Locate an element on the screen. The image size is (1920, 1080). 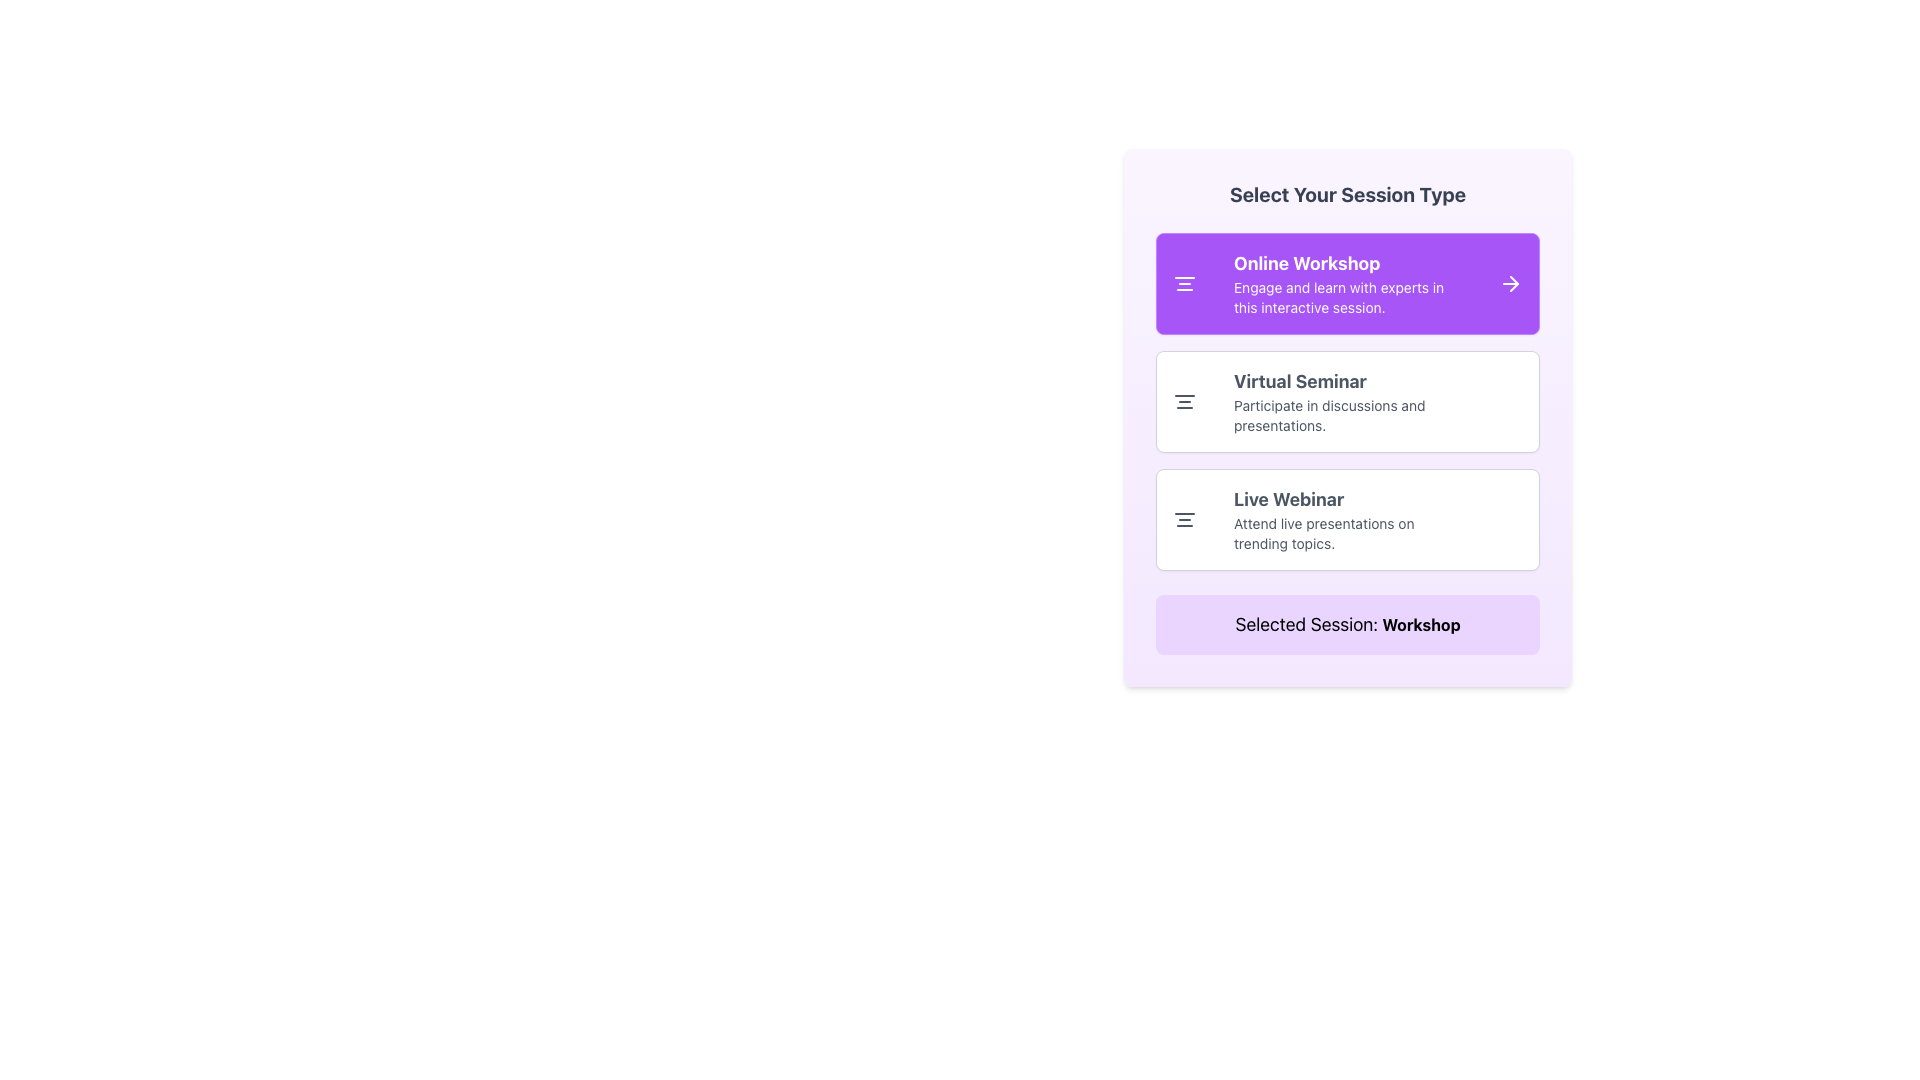
the text block displaying 'Attend live presentations on trending topics.' which is located below the 'Live Webinar' title within a white rectangular card is located at coordinates (1348, 532).